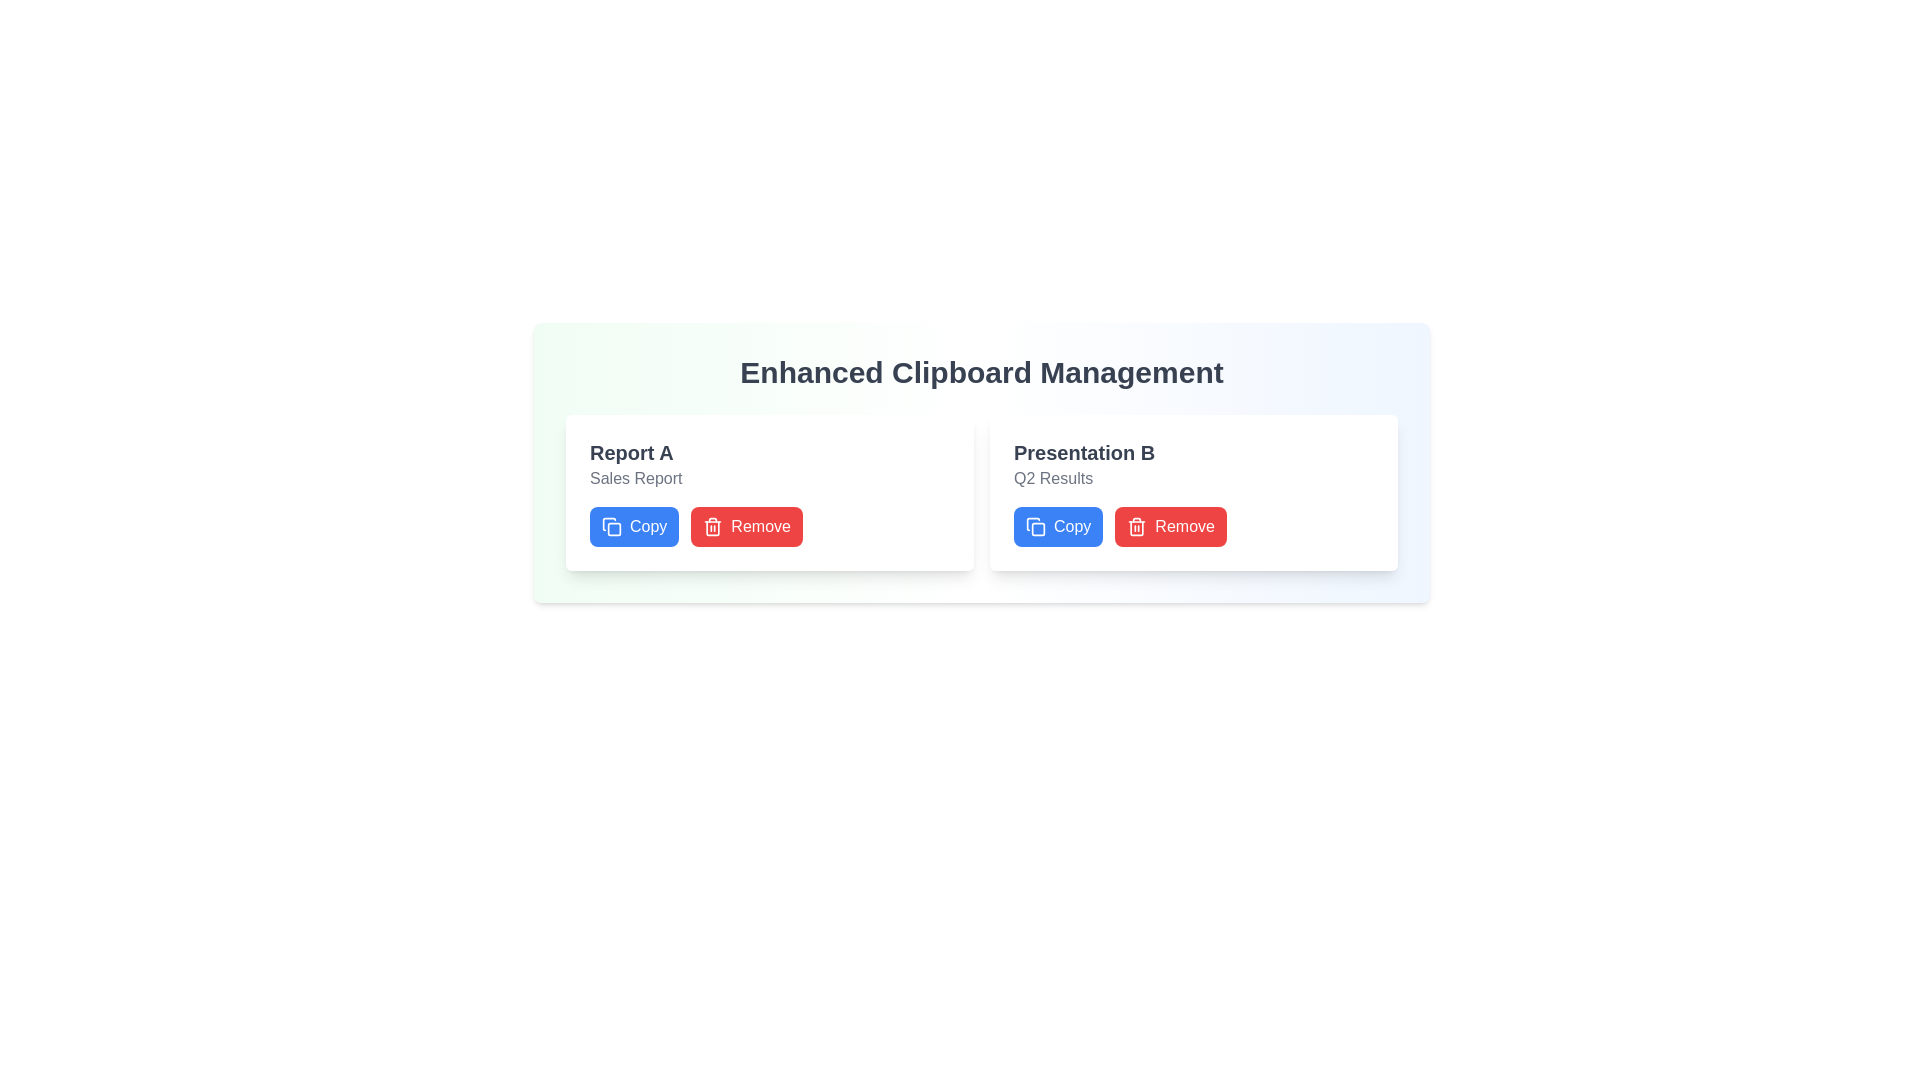  Describe the element at coordinates (746, 526) in the screenshot. I see `the 'Remove' button, which is a rectangular button with a red background and white text, styled to indicate interactivity and located at the bottom of the 'Report A' card` at that location.